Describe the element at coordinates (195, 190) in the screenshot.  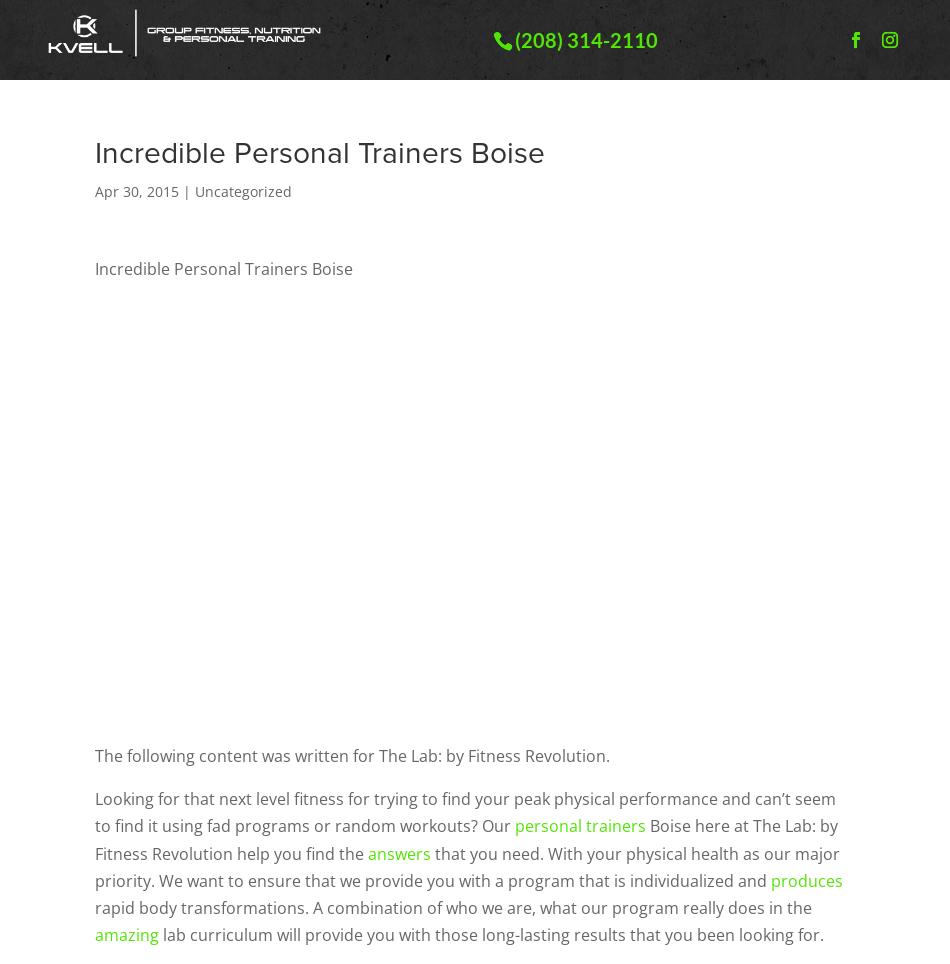
I see `'Uncategorized'` at that location.